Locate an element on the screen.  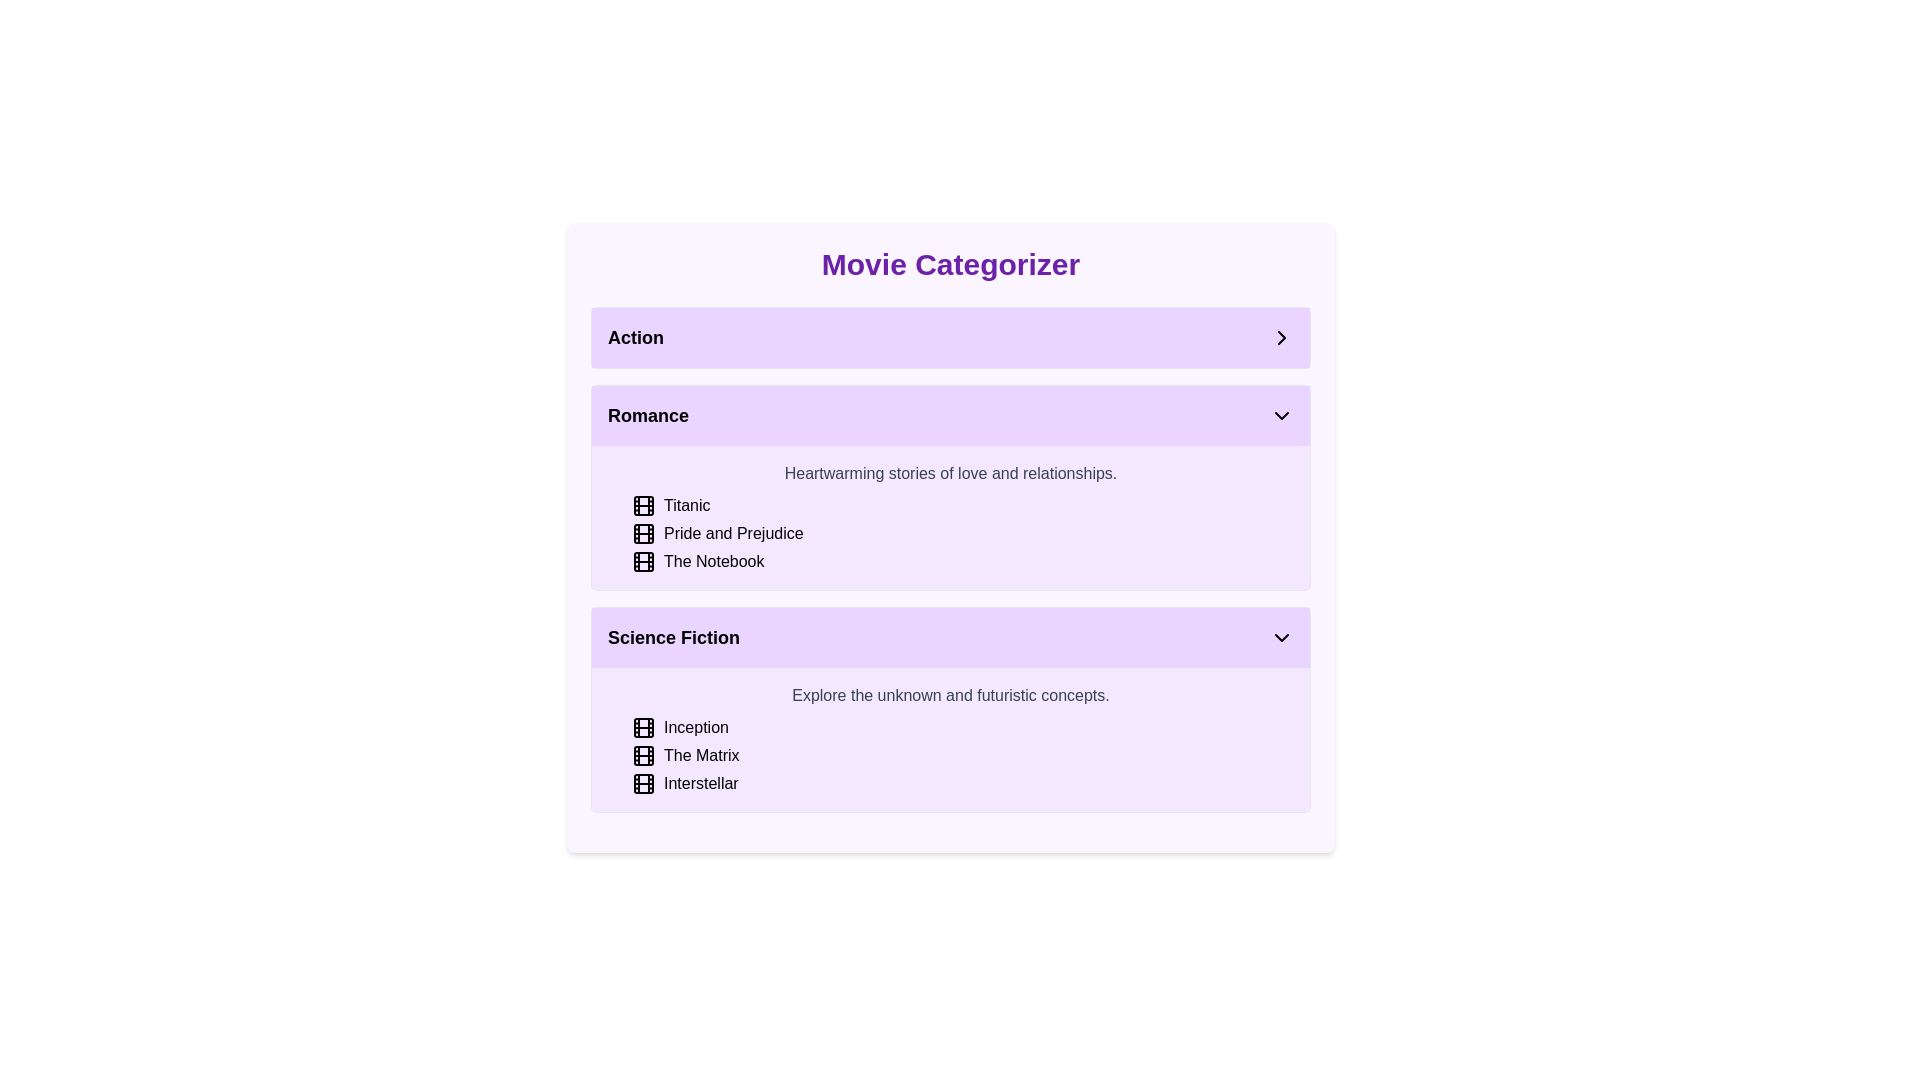
the static text label displaying 'Heartwarming stories of love and relationships.' which is located in the 'Romance' section above the list of items is located at coordinates (949, 474).